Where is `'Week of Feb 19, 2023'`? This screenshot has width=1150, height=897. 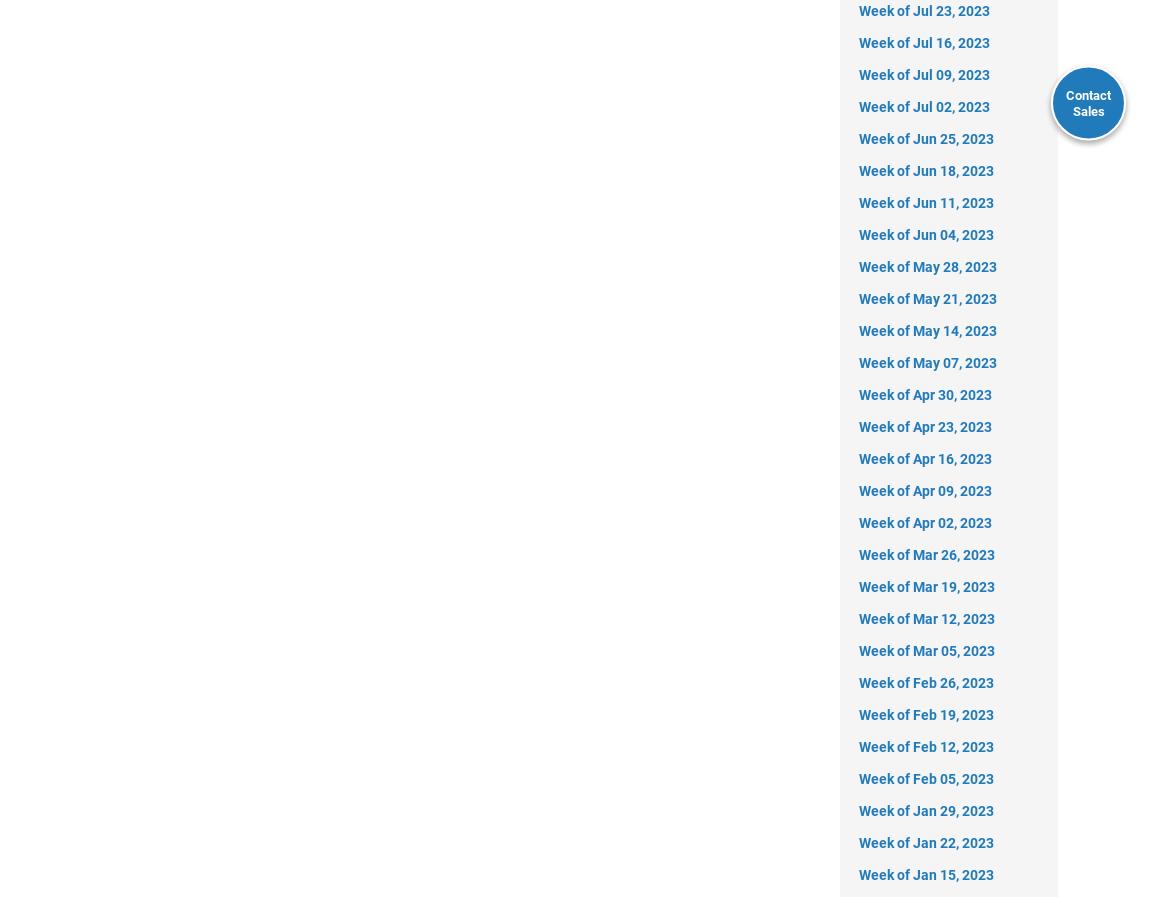
'Week of Feb 19, 2023' is located at coordinates (926, 714).